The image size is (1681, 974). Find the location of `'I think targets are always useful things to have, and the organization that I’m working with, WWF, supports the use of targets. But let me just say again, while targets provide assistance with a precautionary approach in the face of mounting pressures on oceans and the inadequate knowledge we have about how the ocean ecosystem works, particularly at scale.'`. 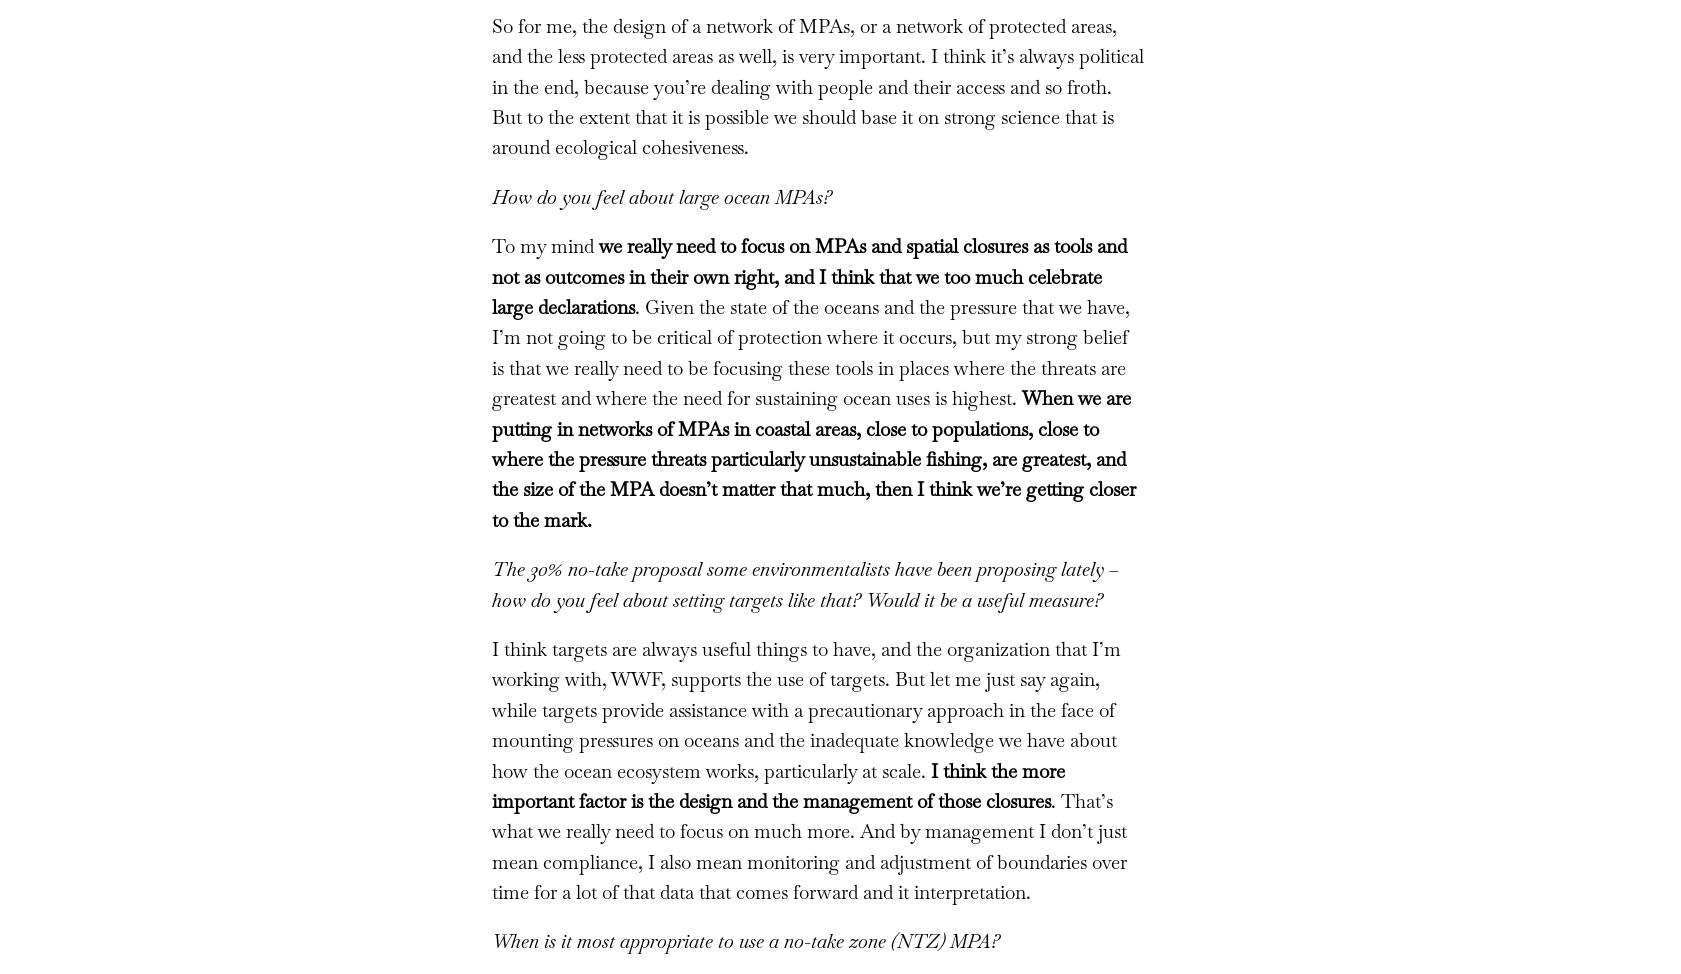

'I think targets are always useful things to have, and the organization that I’m working with, WWF, supports the use of targets. But let me just say again, while targets provide assistance with a precautionary approach in the face of mounting pressures on oceans and the inadequate knowledge we have about how the ocean ecosystem works, particularly at scale.' is located at coordinates (805, 709).